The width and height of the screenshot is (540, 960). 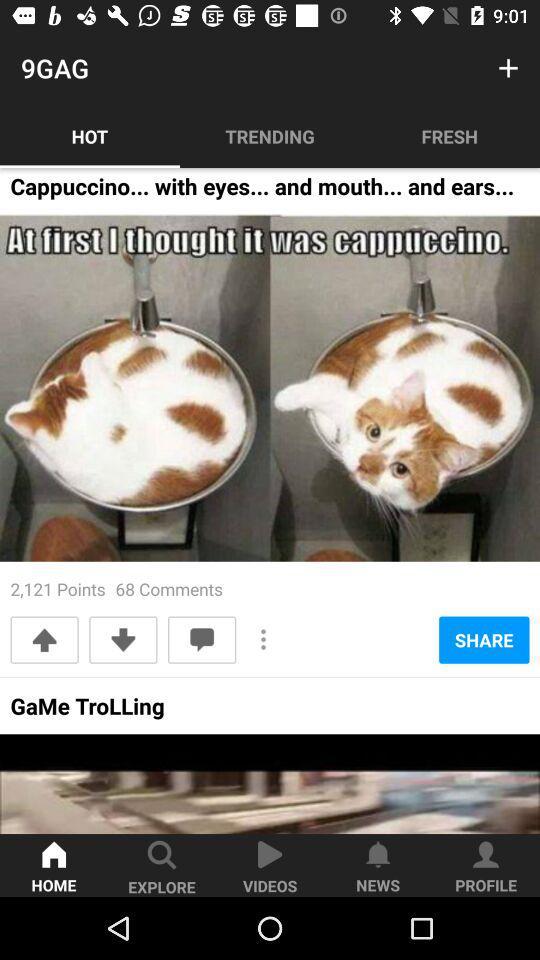 I want to click on message icon under first image, so click(x=202, y=639).